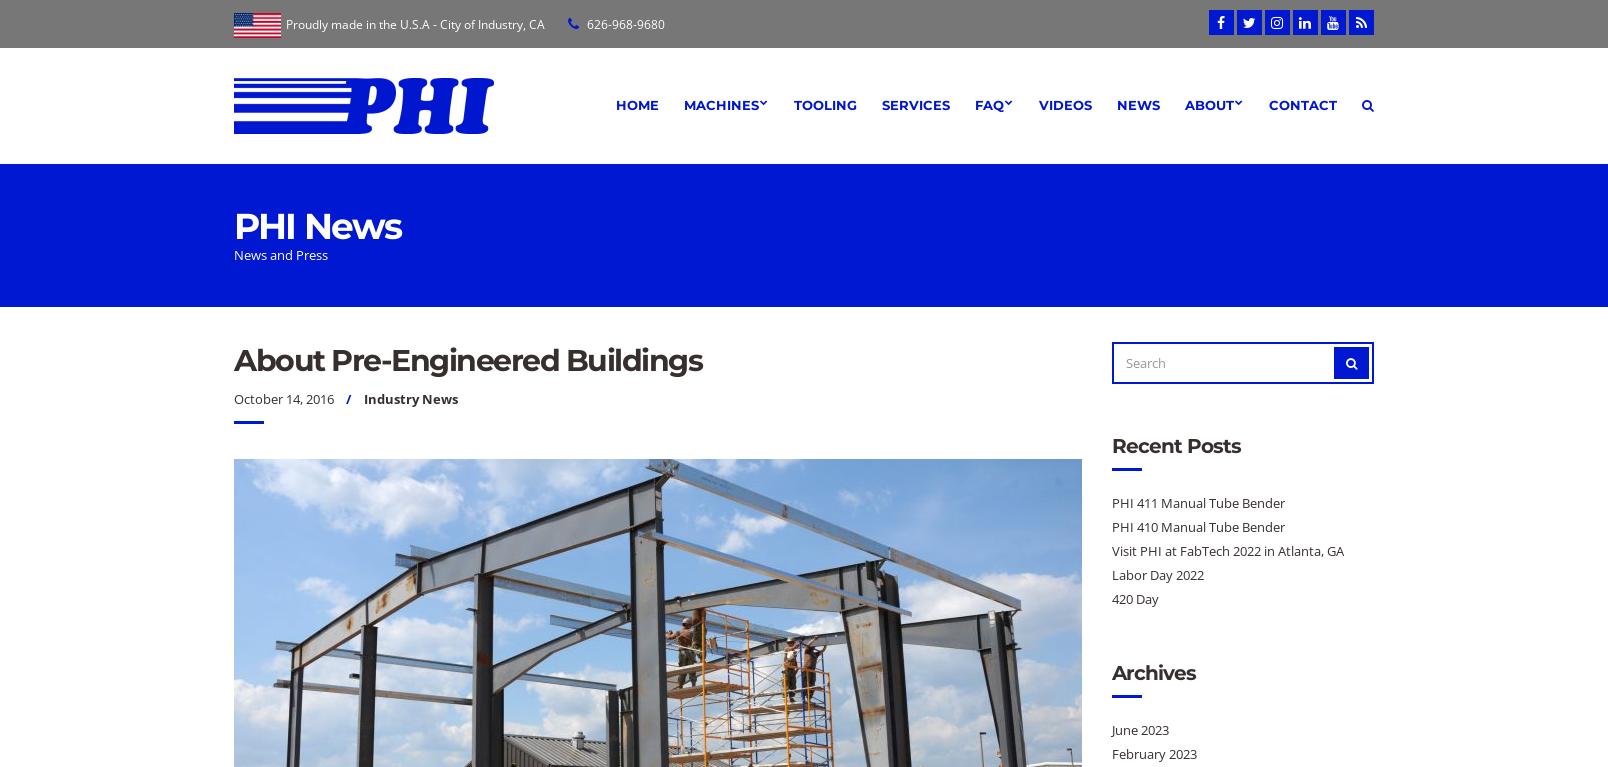 This screenshot has height=767, width=1608. I want to click on 'PHI News', so click(233, 225).